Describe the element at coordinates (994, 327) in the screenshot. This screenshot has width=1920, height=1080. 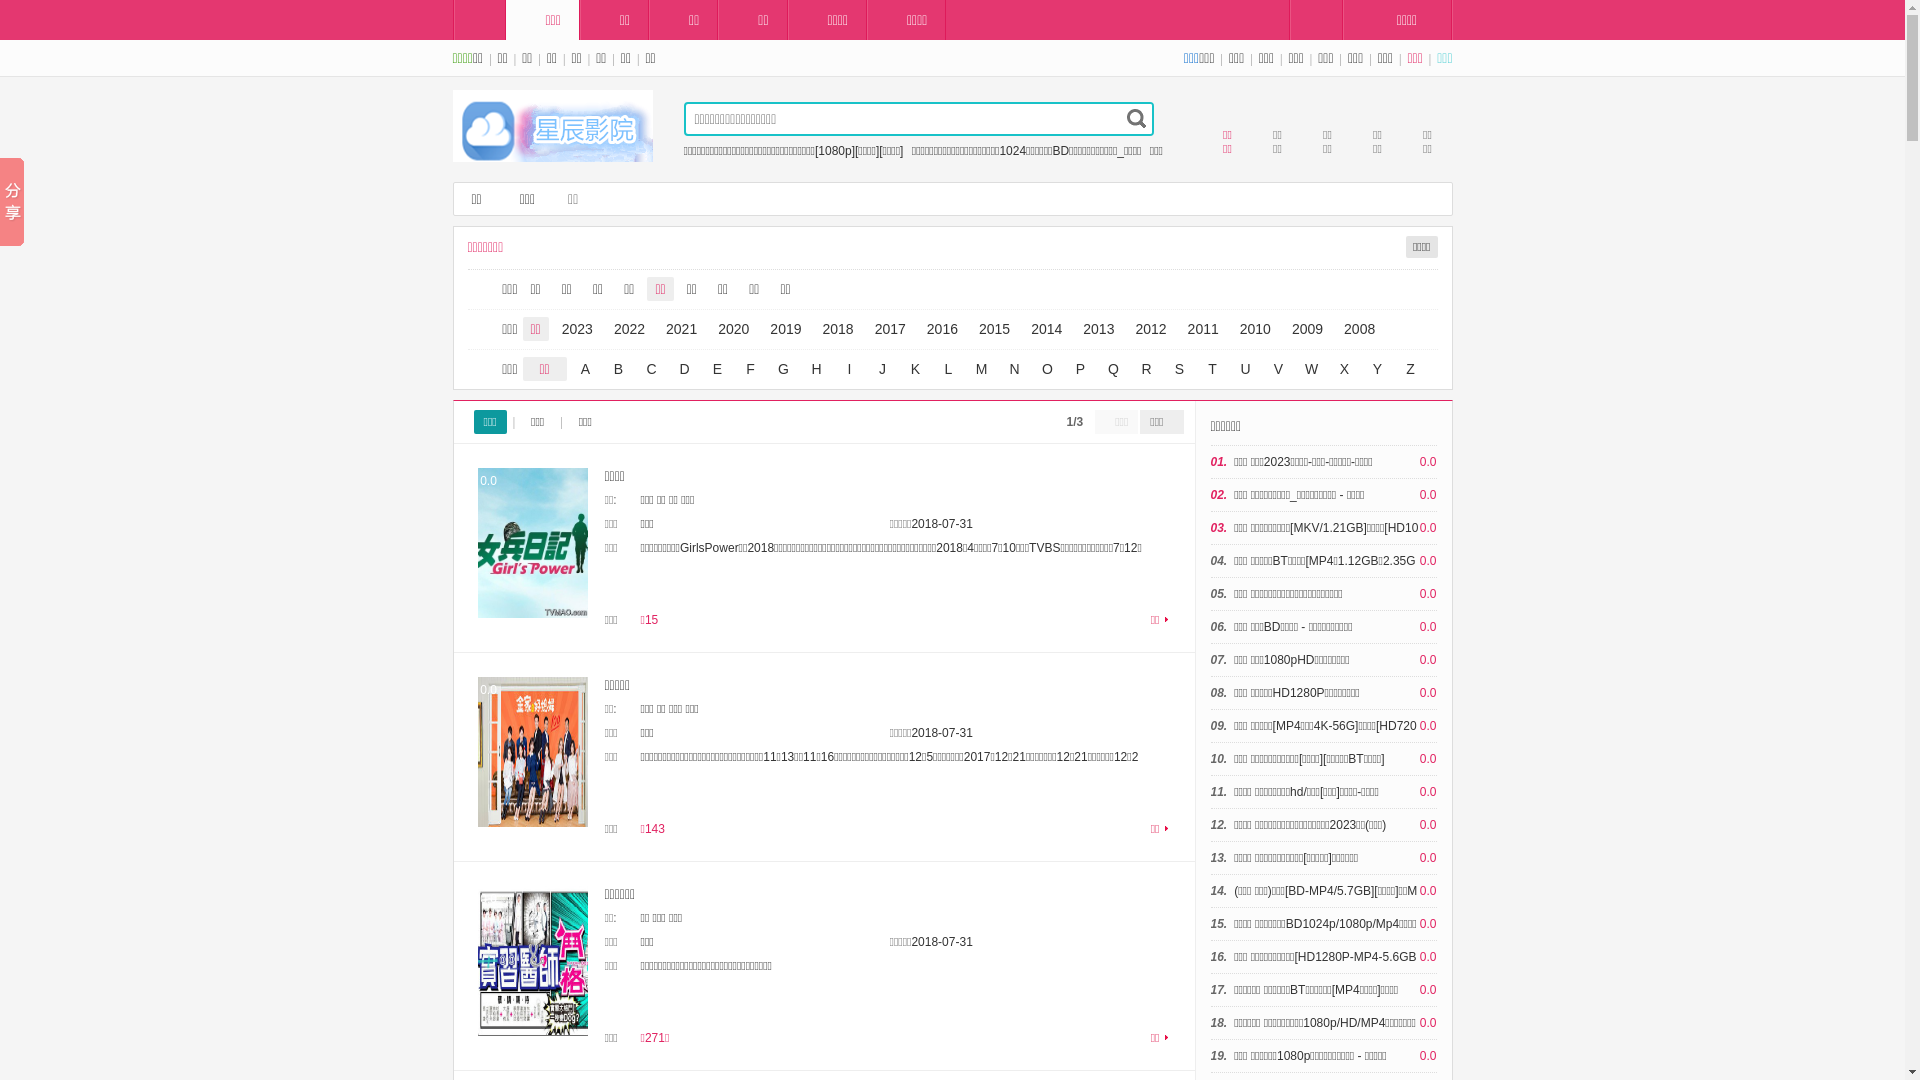
I see `'2015'` at that location.